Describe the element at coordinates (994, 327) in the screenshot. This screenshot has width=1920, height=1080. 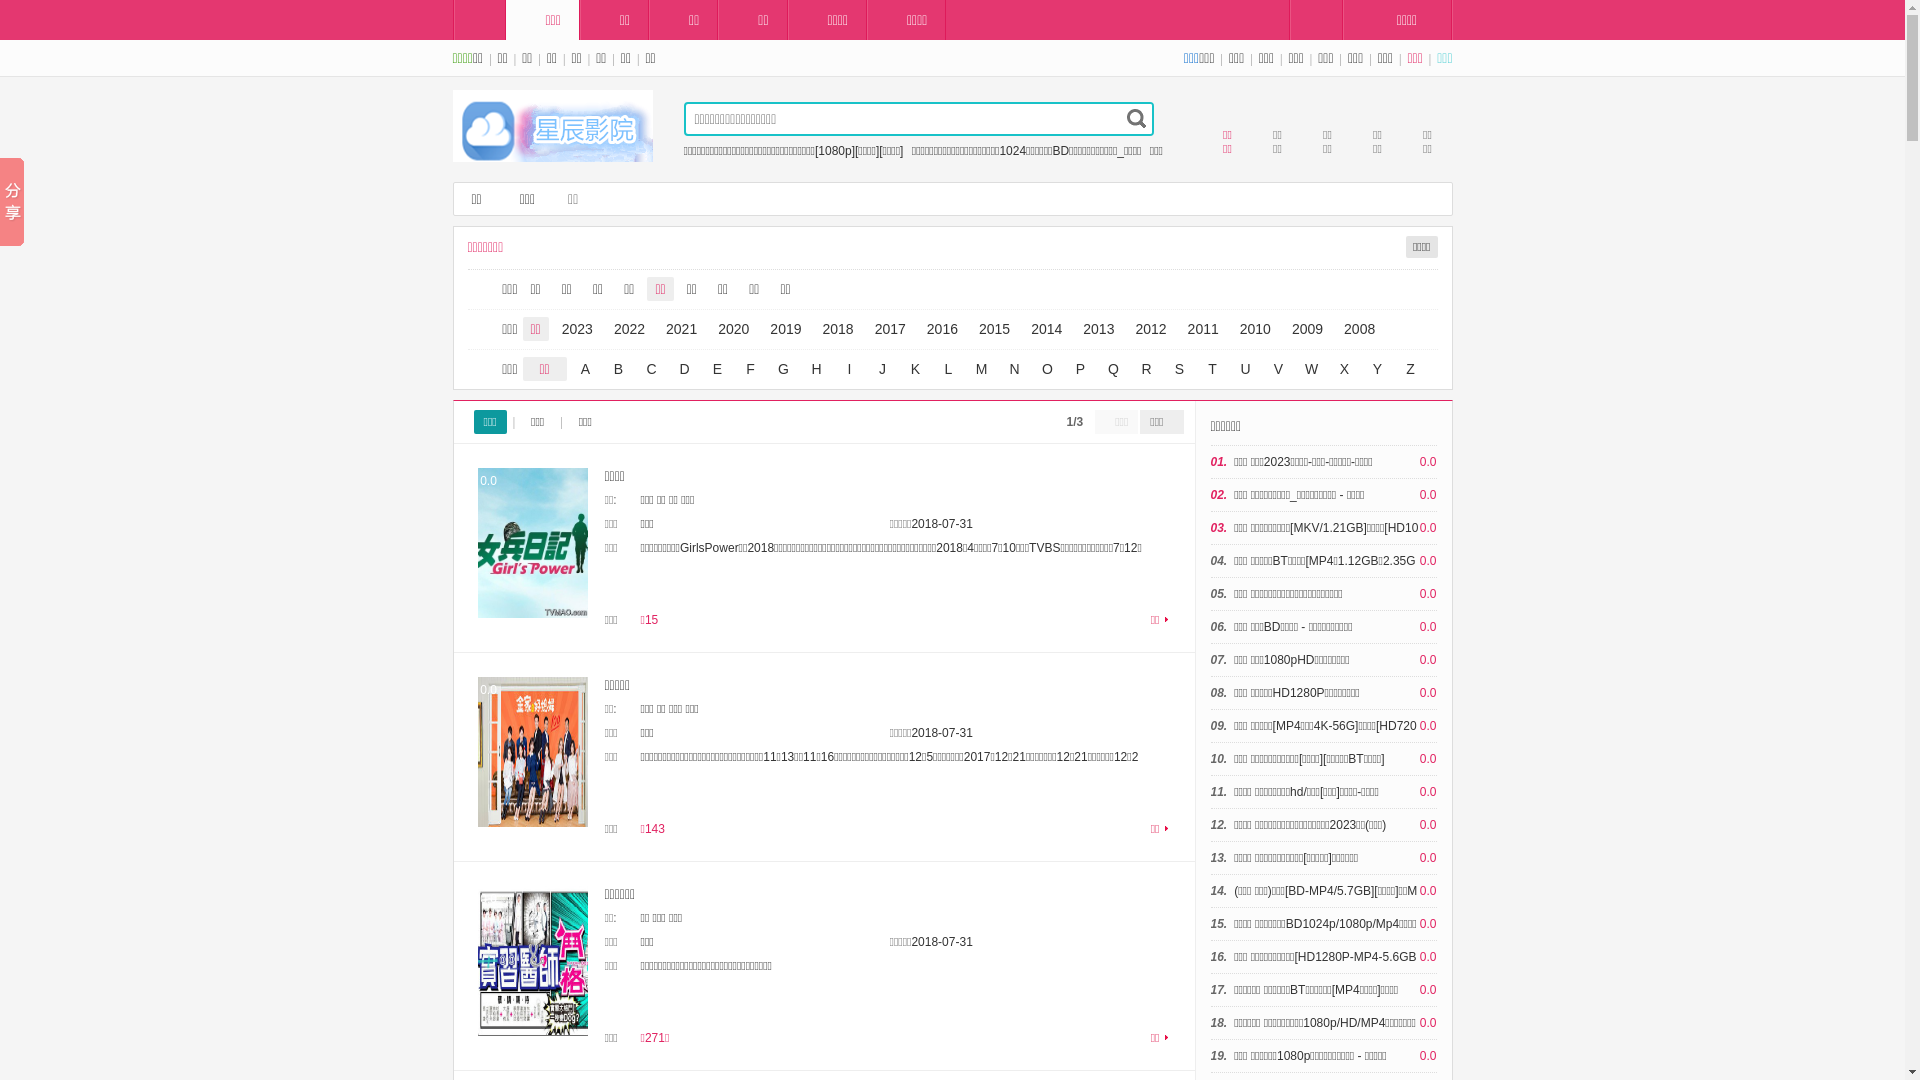
I see `'2015'` at that location.